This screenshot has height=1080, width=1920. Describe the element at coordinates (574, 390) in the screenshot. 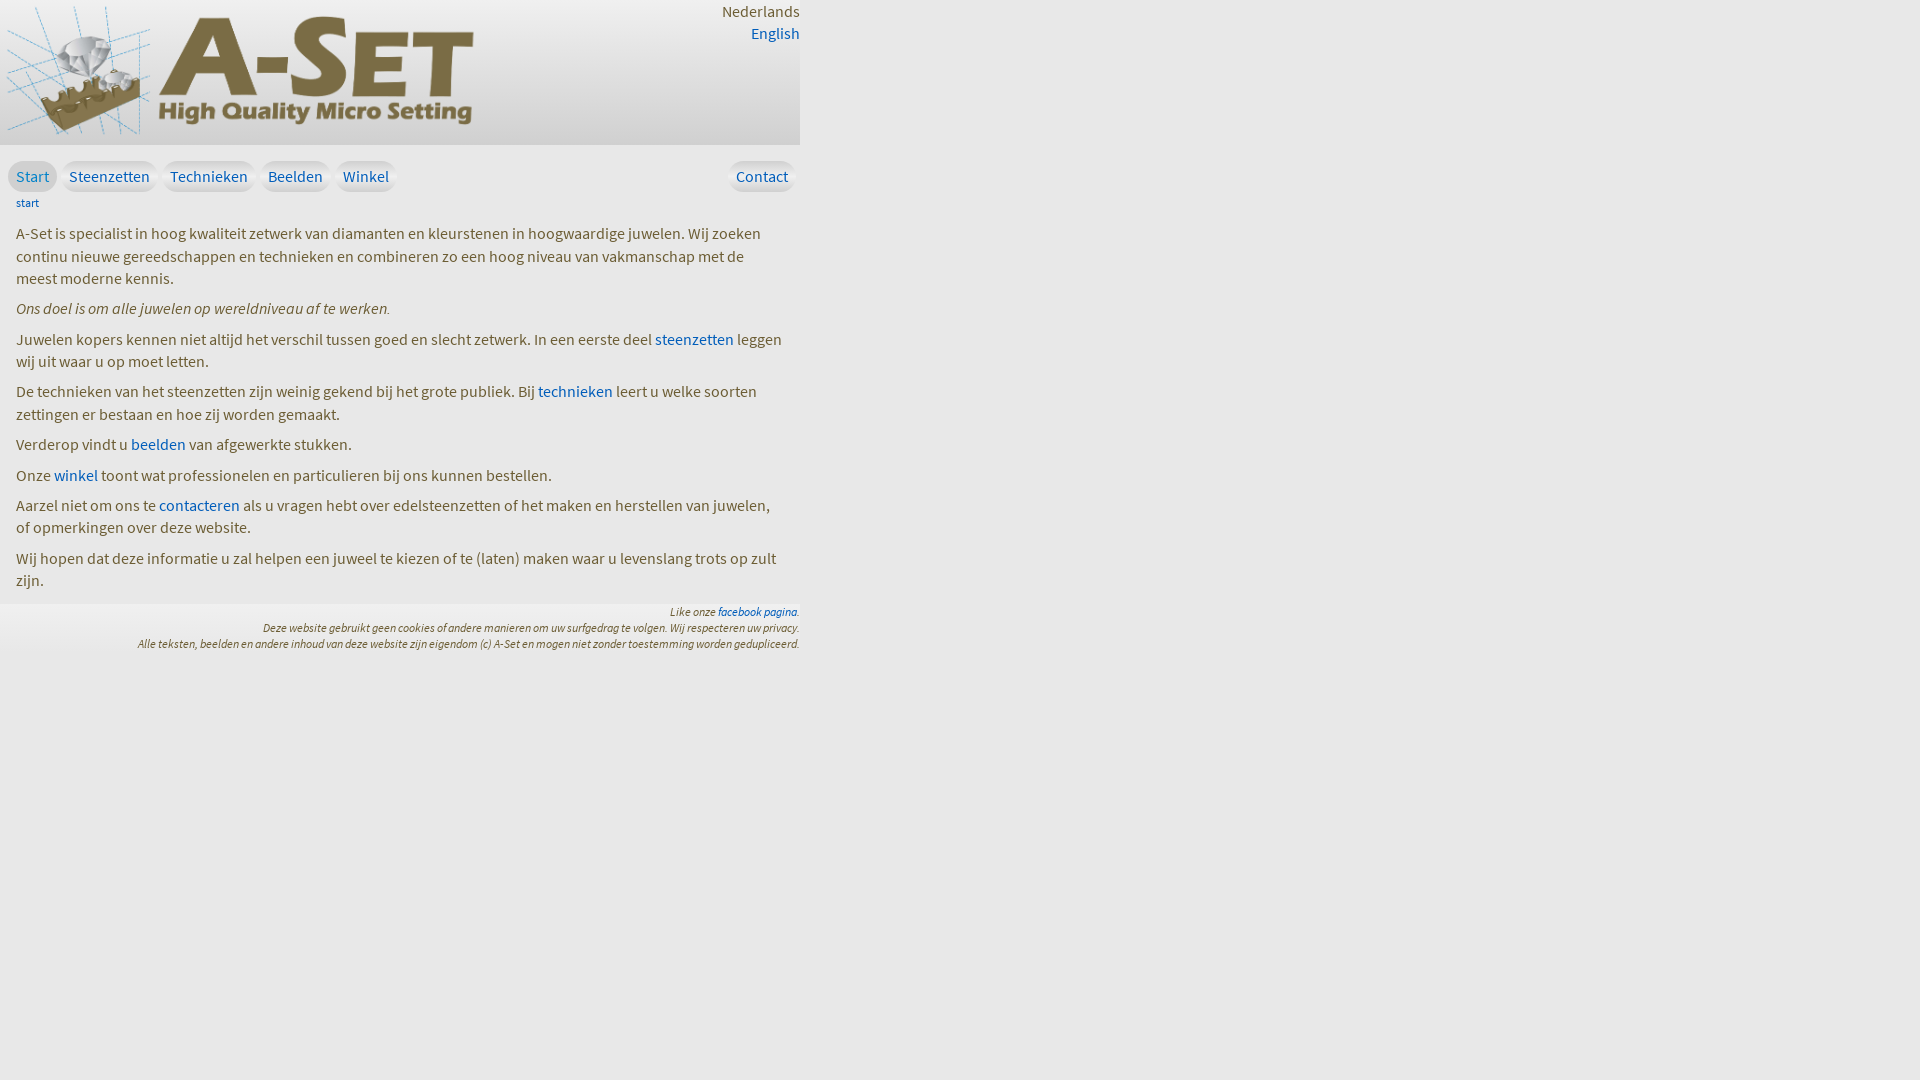

I see `'technieken'` at that location.